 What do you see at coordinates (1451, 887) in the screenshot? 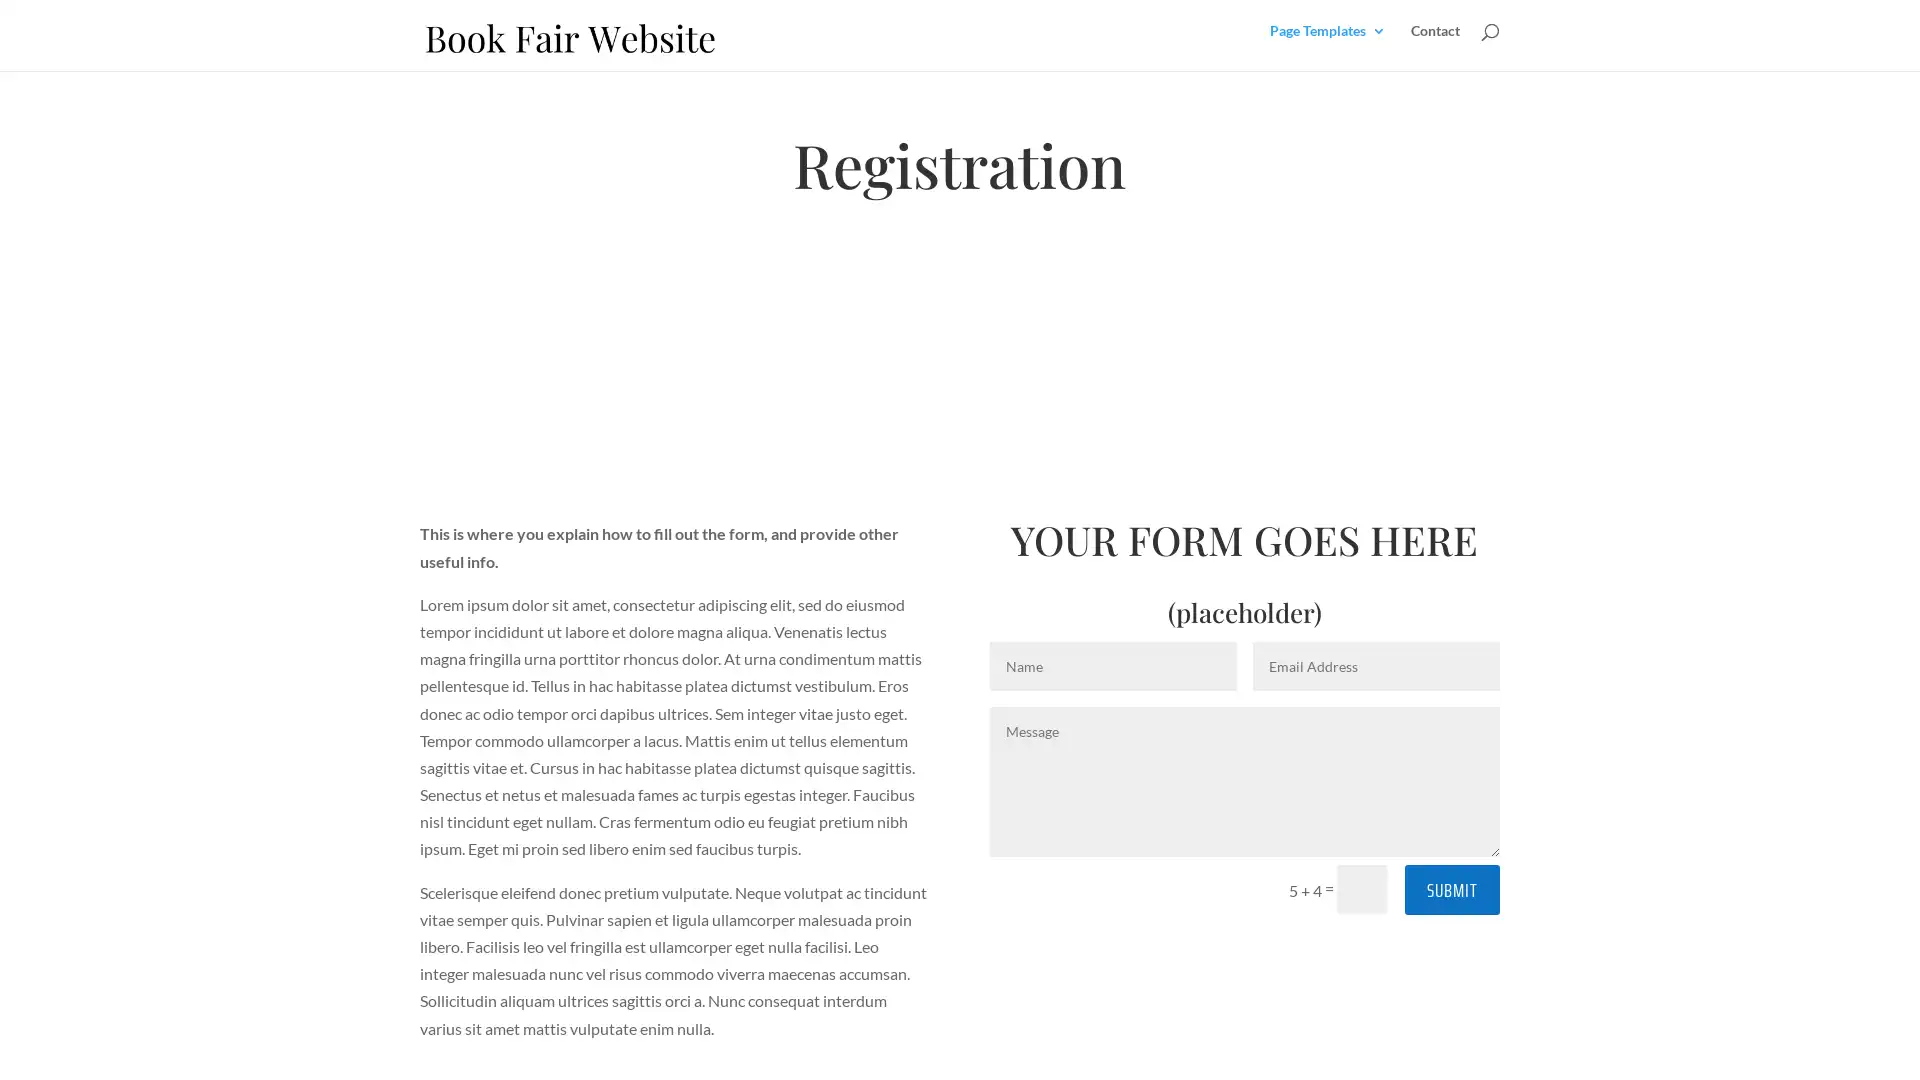
I see `SUBMIT 5` at bounding box center [1451, 887].